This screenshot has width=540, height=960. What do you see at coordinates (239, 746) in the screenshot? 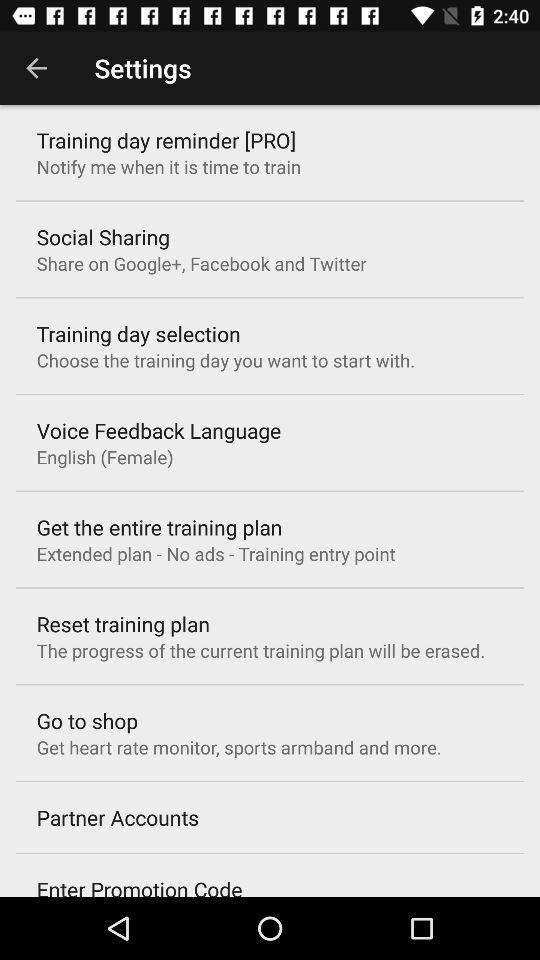
I see `get heart rate item` at bounding box center [239, 746].